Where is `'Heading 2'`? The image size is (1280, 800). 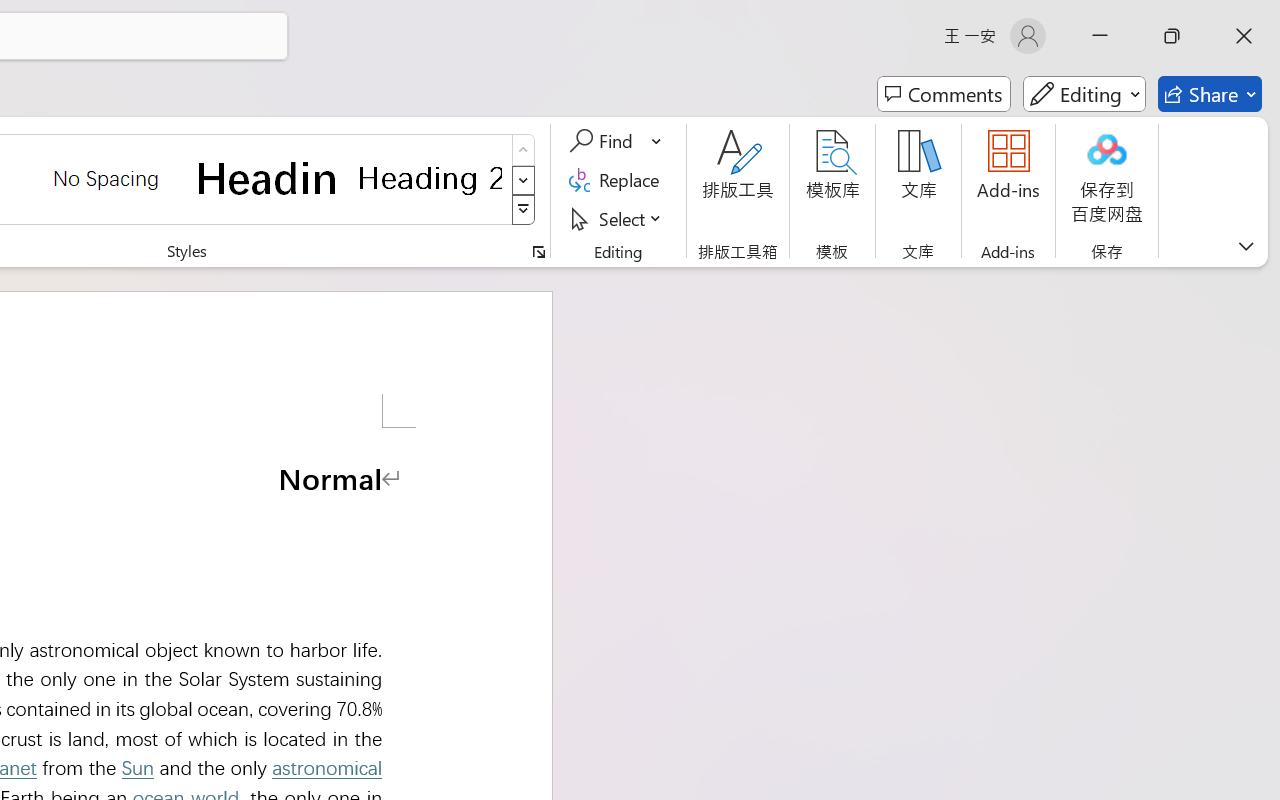 'Heading 2' is located at coordinates (429, 177).